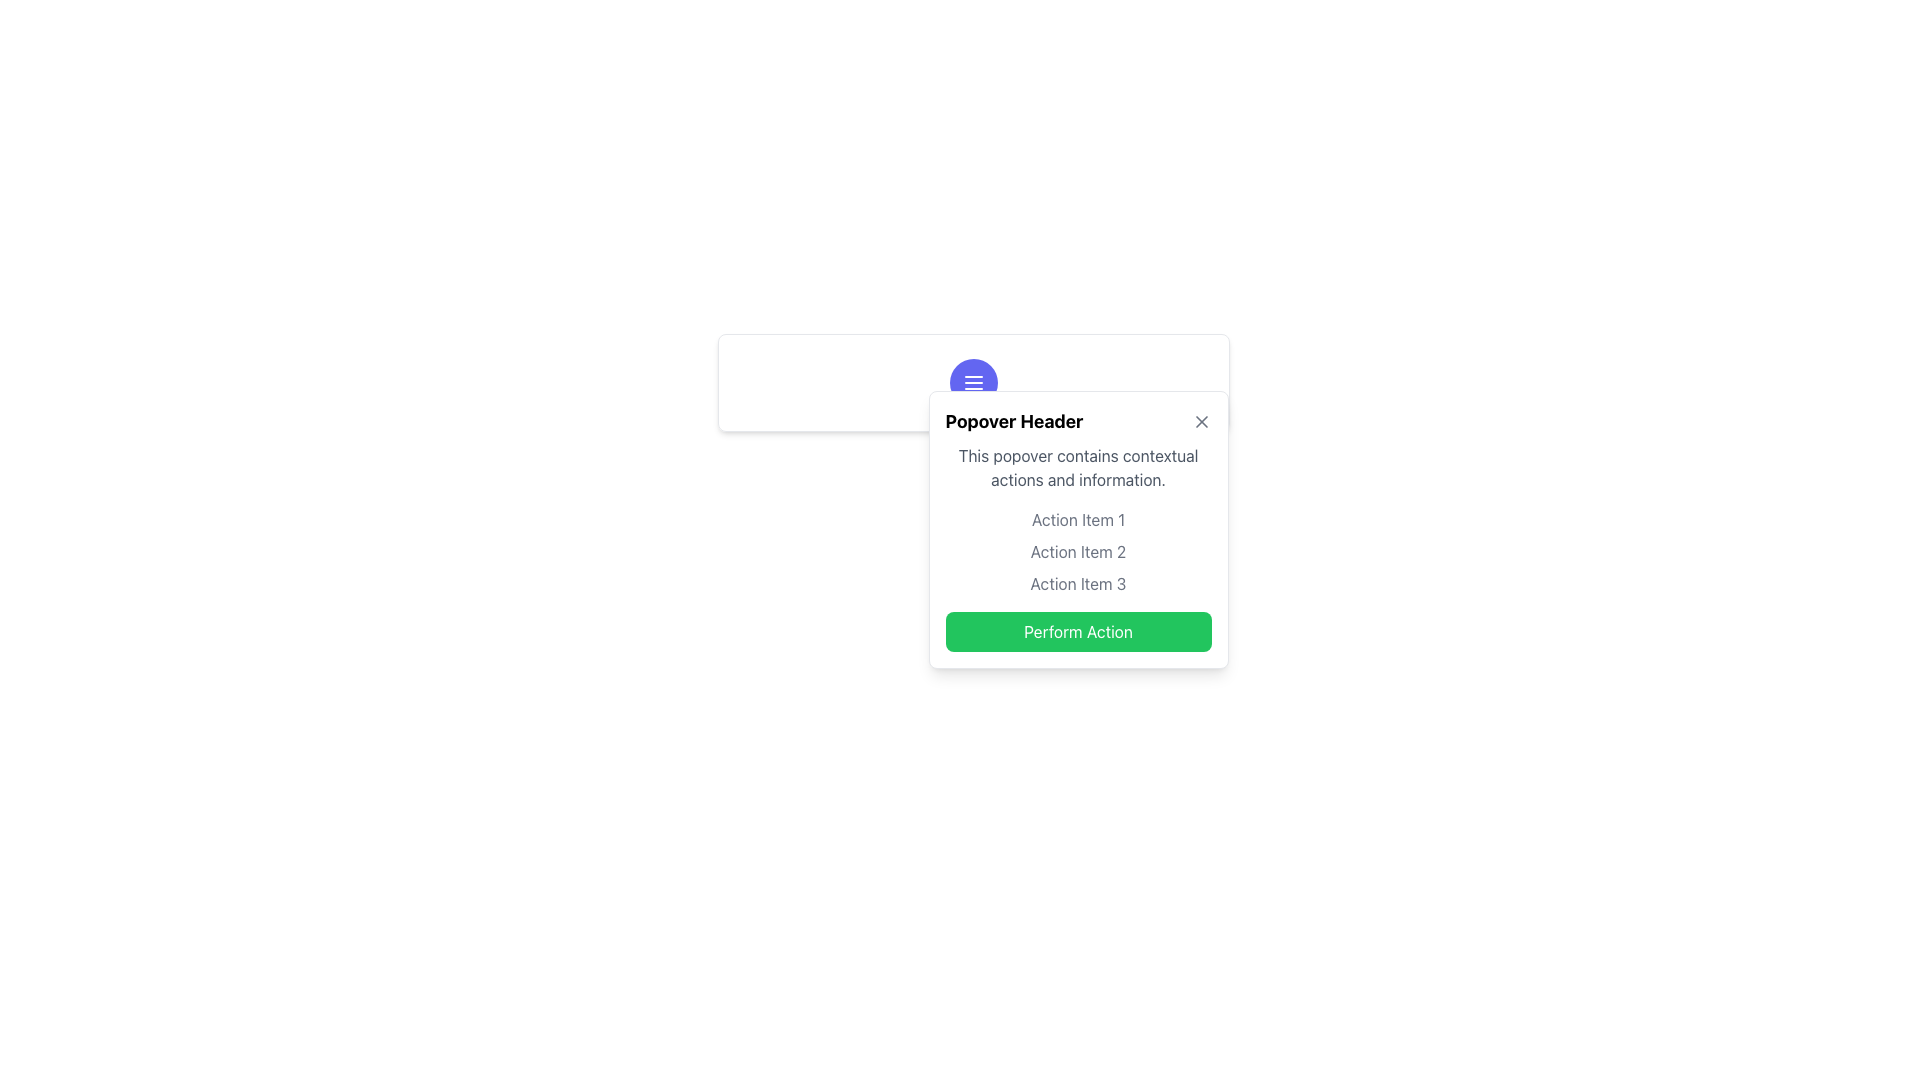 The image size is (1920, 1080). What do you see at coordinates (973, 382) in the screenshot?
I see `the menu button located at the top section of the popover, directly above the 'Popover Header'` at bounding box center [973, 382].